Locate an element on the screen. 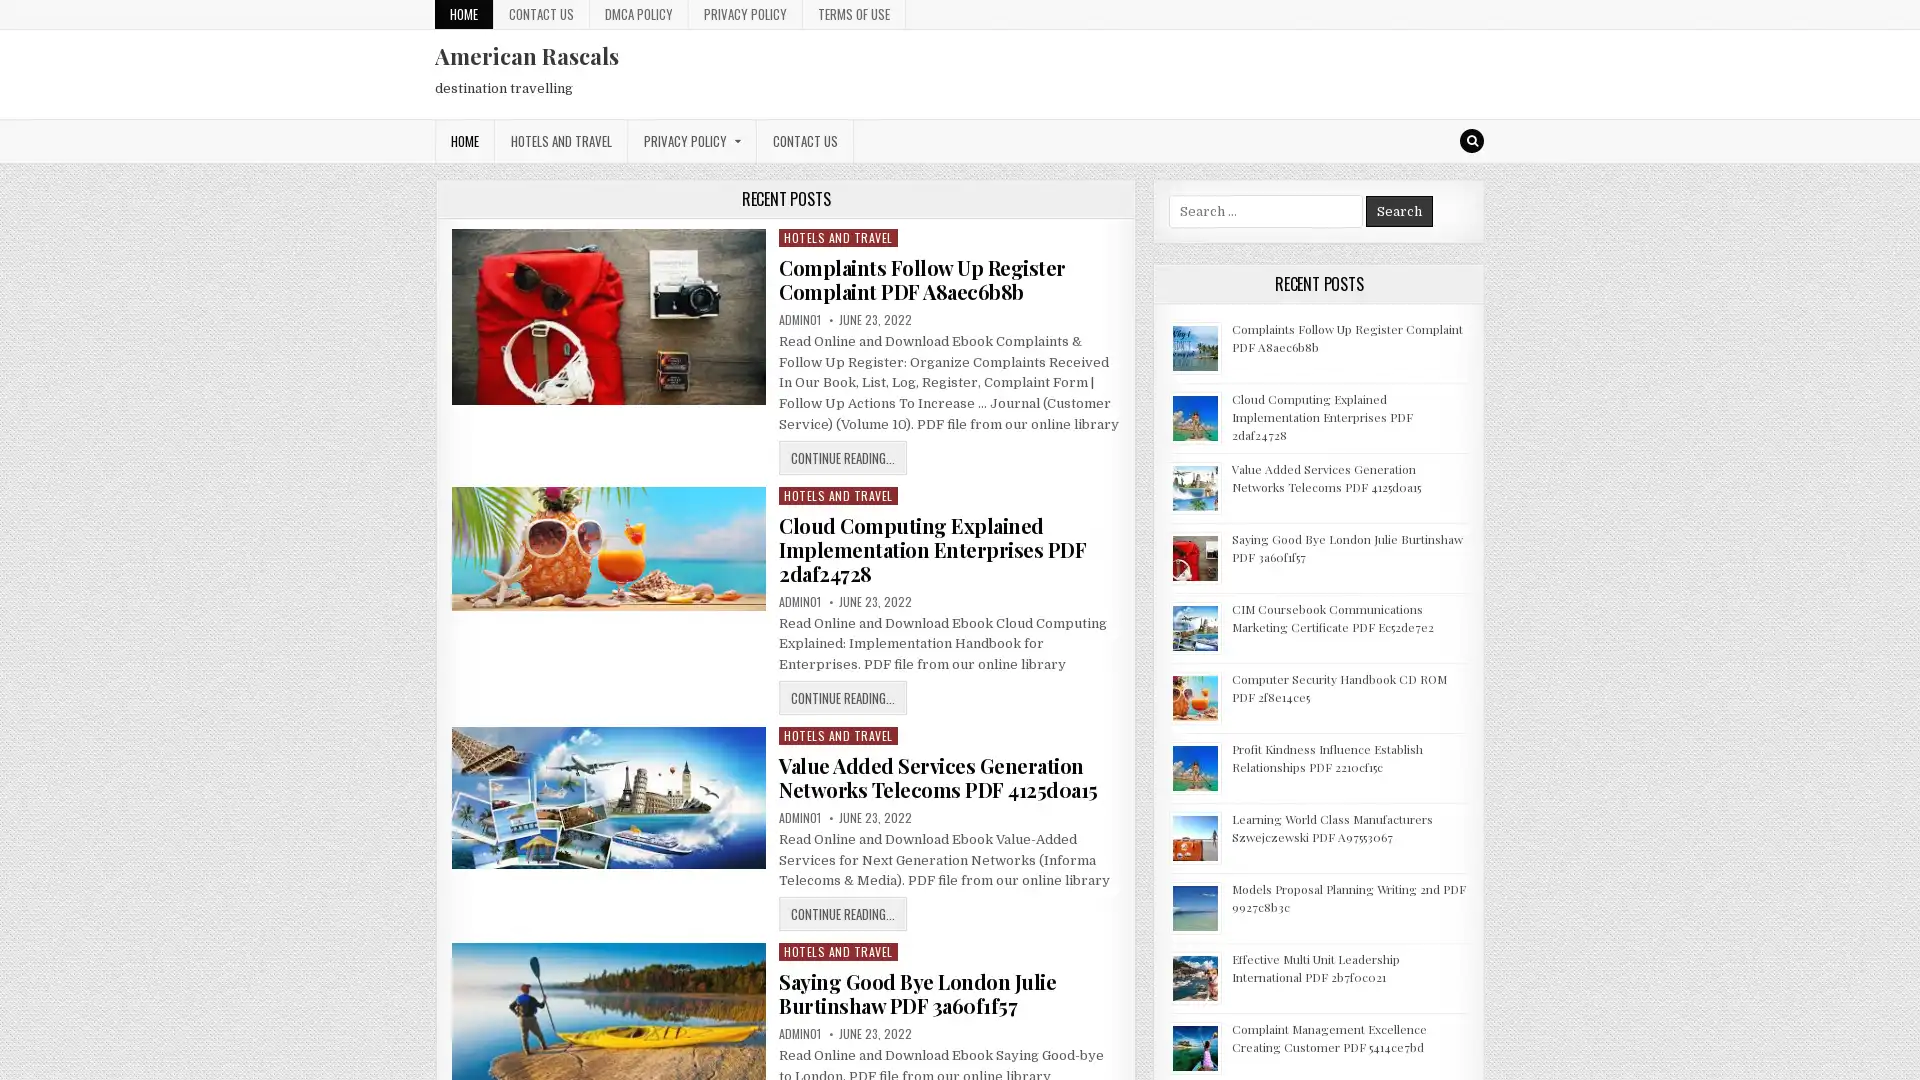 This screenshot has height=1080, width=1920. Search is located at coordinates (1398, 211).